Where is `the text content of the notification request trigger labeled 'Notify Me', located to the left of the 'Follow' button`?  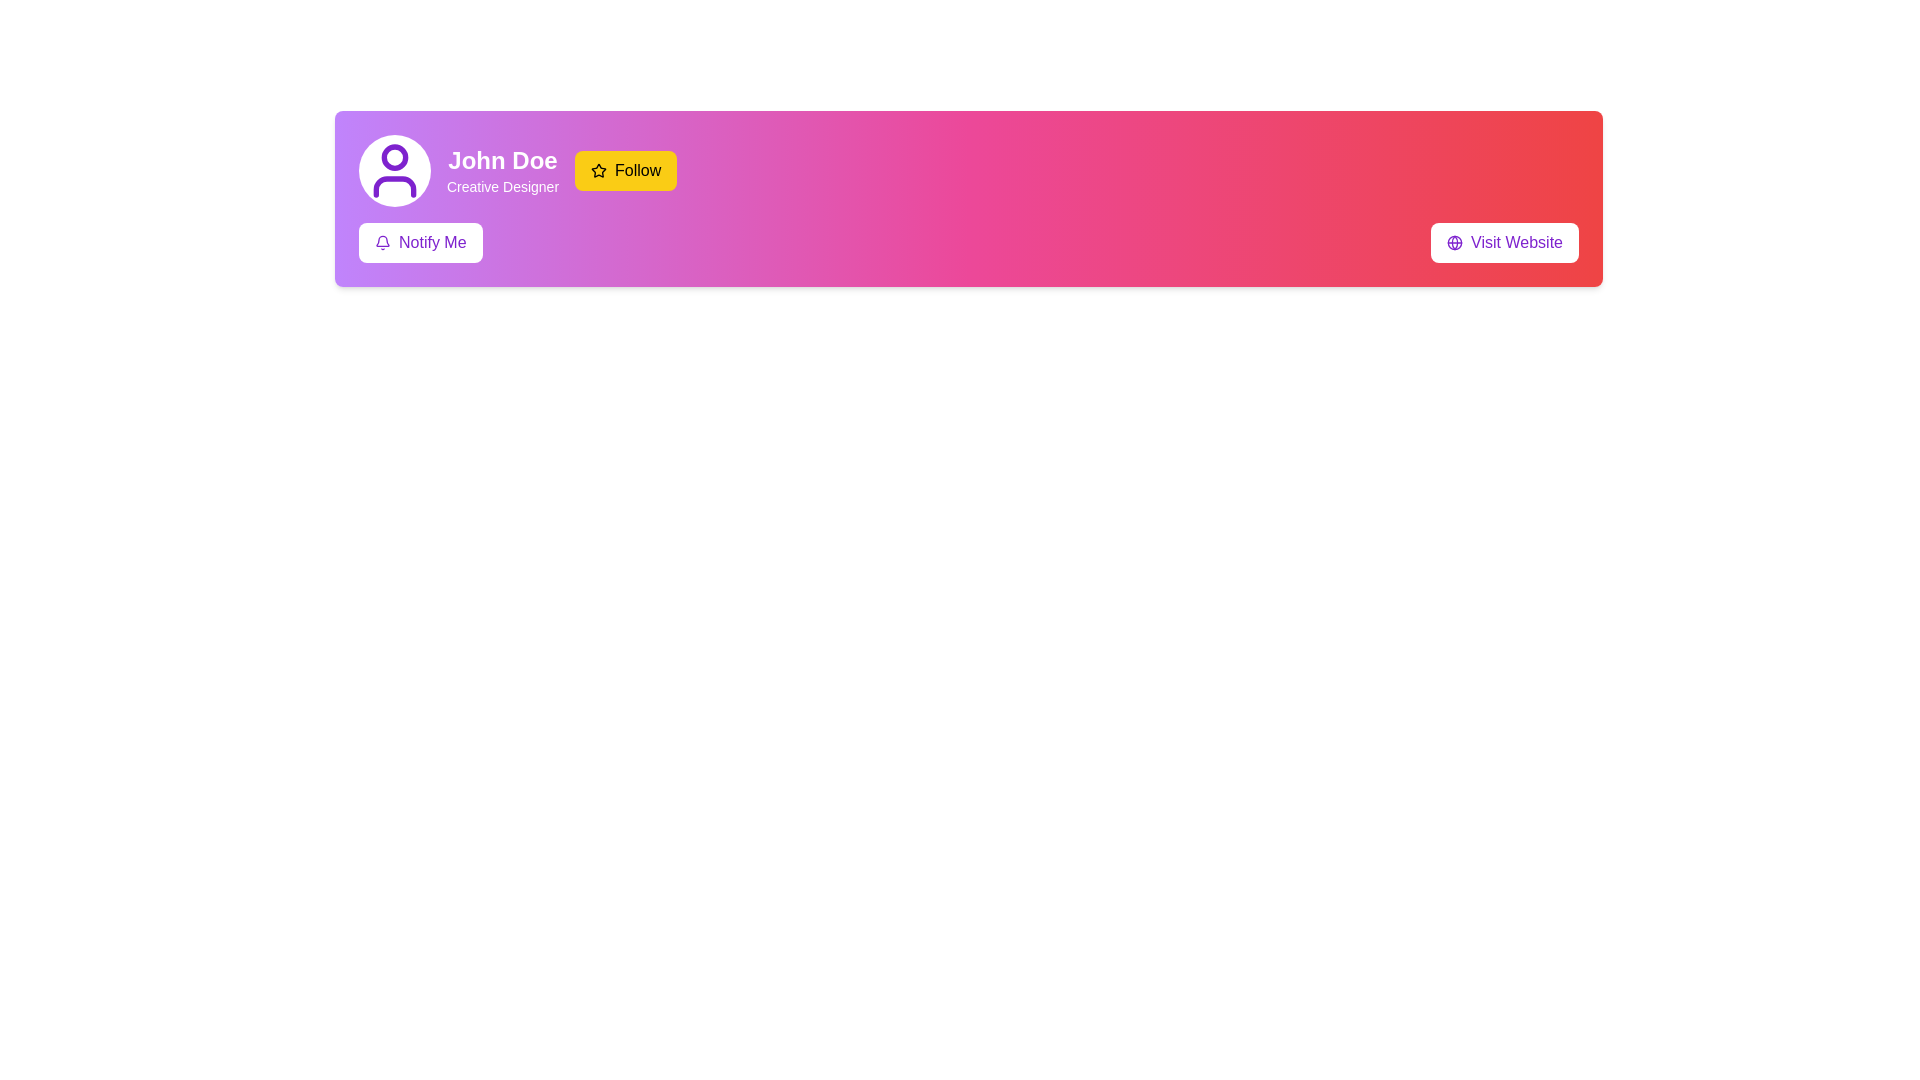
the text content of the notification request trigger labeled 'Notify Me', located to the left of the 'Follow' button is located at coordinates (431, 242).